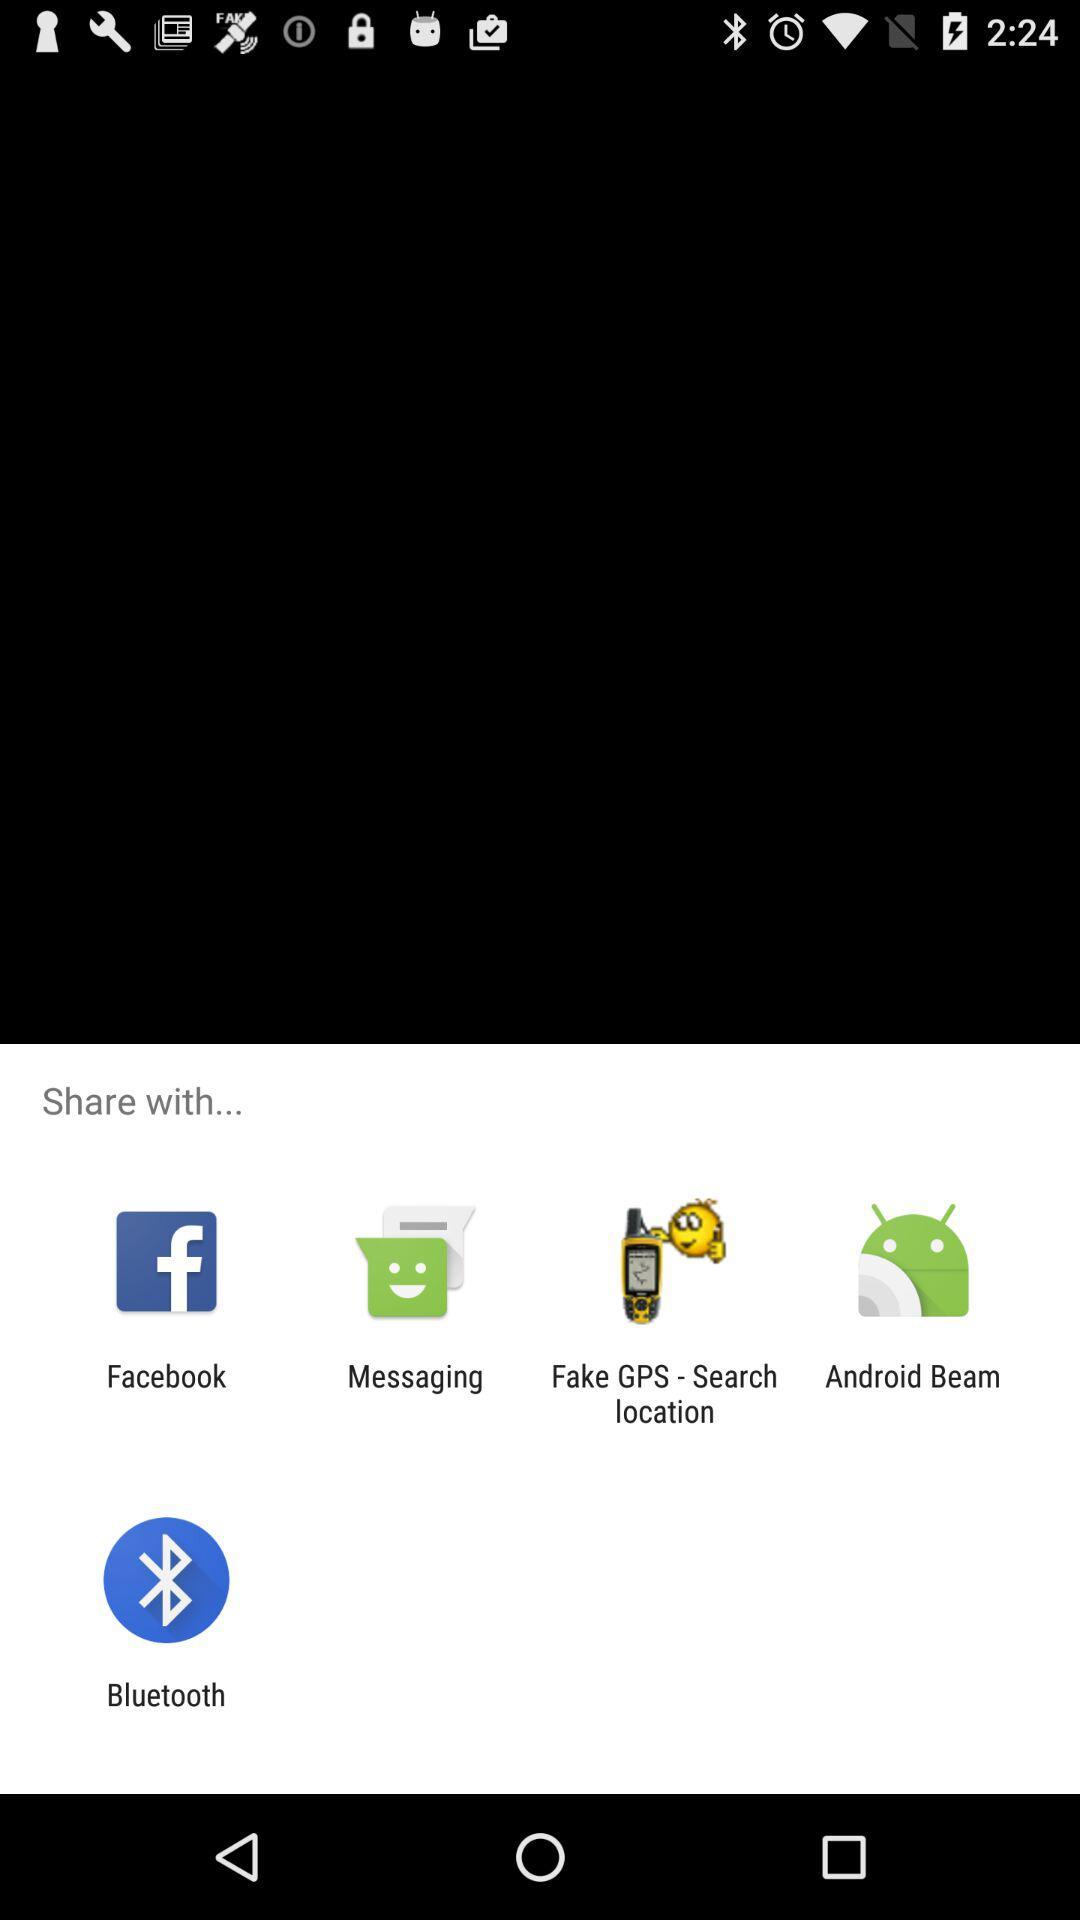 This screenshot has width=1080, height=1920. Describe the element at coordinates (414, 1392) in the screenshot. I see `the icon next to facebook` at that location.